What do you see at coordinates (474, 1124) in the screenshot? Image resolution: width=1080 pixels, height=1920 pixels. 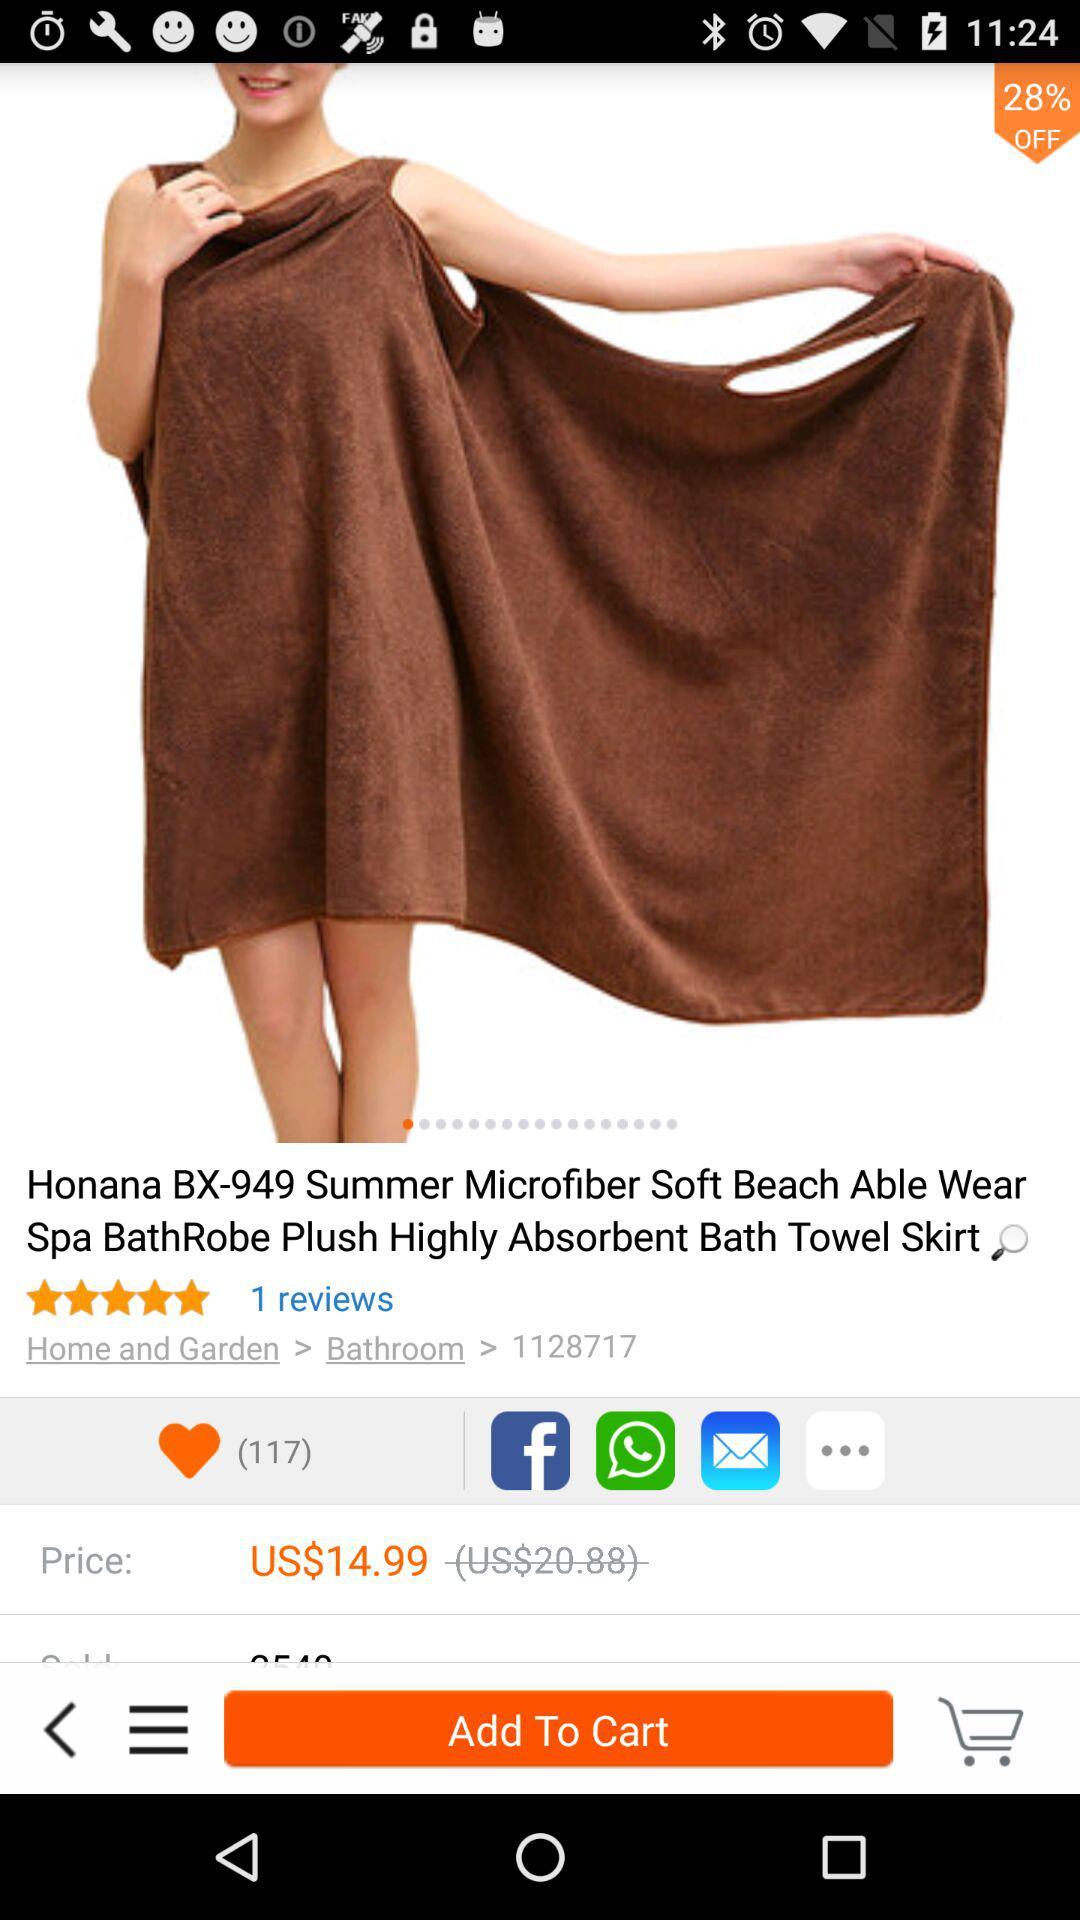 I see `see image` at bounding box center [474, 1124].